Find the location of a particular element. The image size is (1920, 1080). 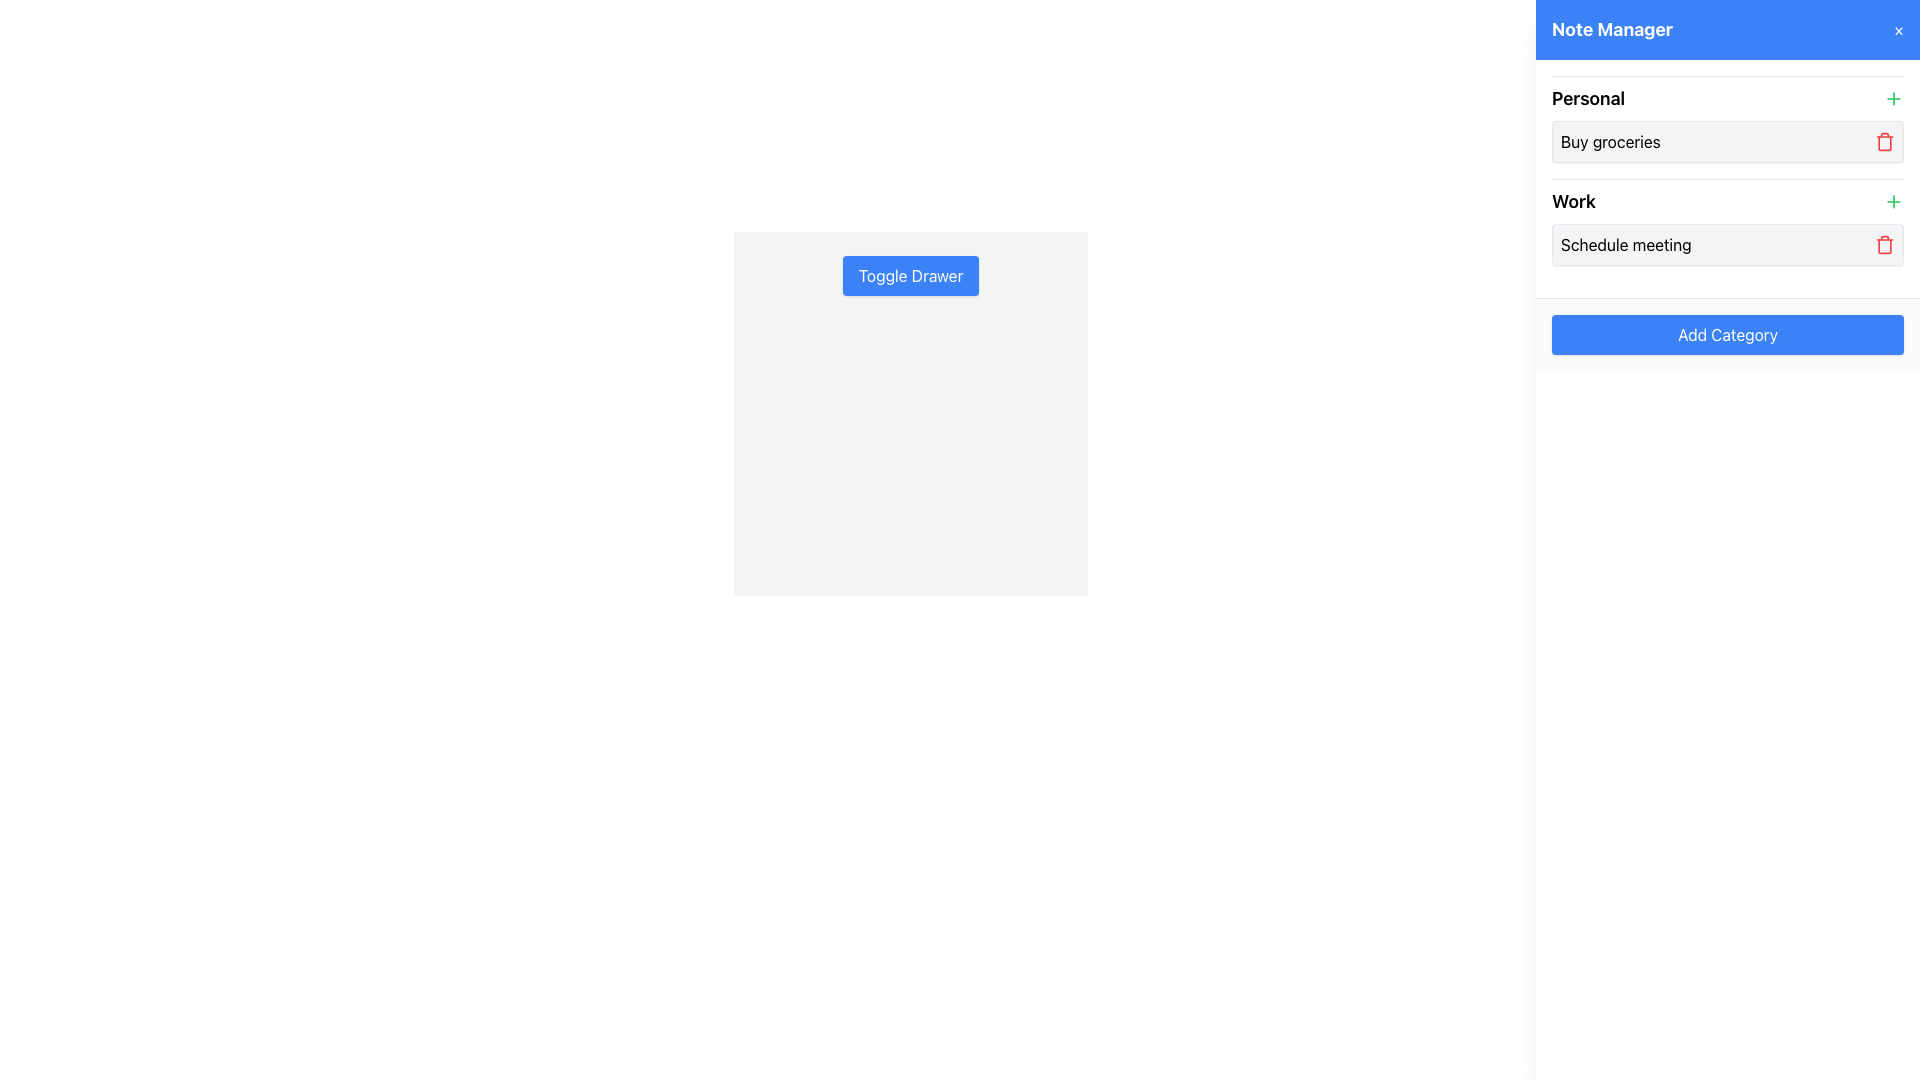

the green plus icon located to the right of the 'Personal' heading in the Note Manager panel to trigger the hover effect is located at coordinates (1893, 99).